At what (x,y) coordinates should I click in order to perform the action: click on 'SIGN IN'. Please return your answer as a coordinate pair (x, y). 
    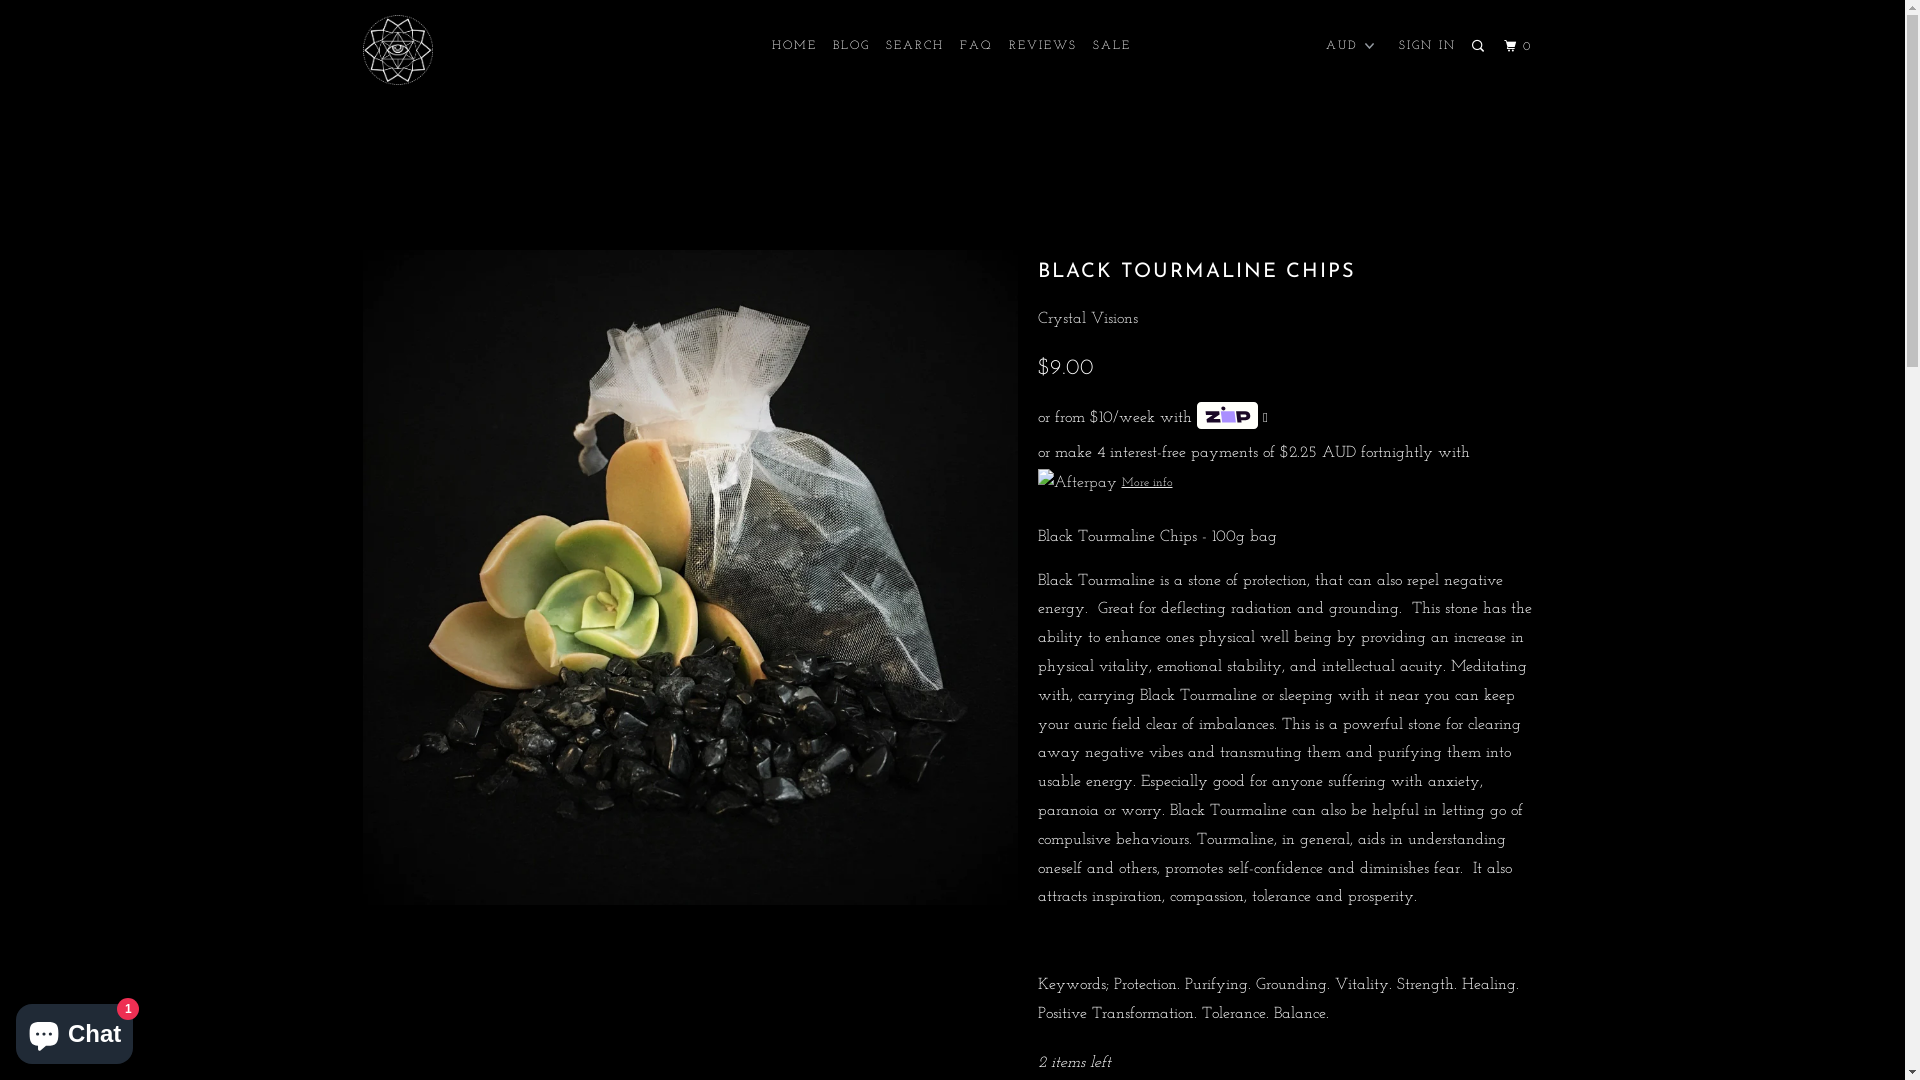
    Looking at the image, I should click on (1426, 45).